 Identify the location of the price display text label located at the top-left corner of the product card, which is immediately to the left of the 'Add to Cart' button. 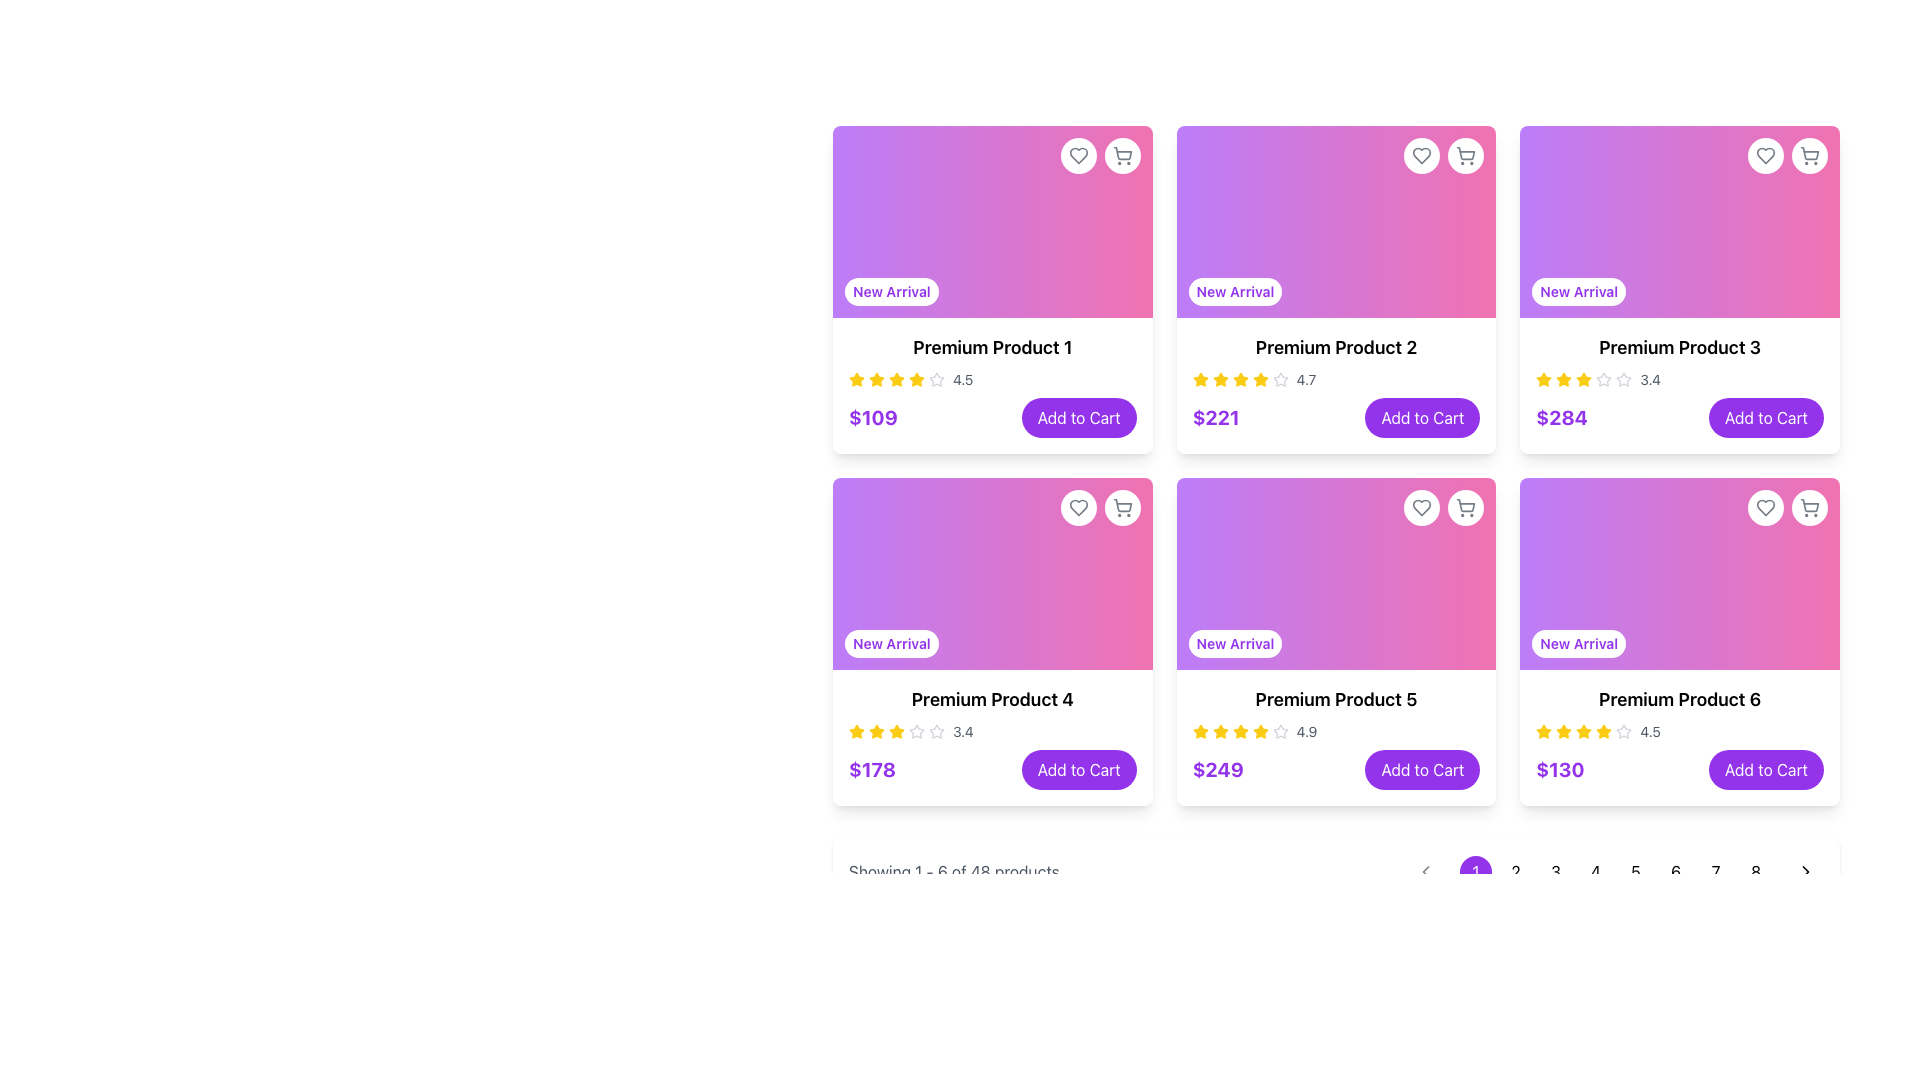
(873, 416).